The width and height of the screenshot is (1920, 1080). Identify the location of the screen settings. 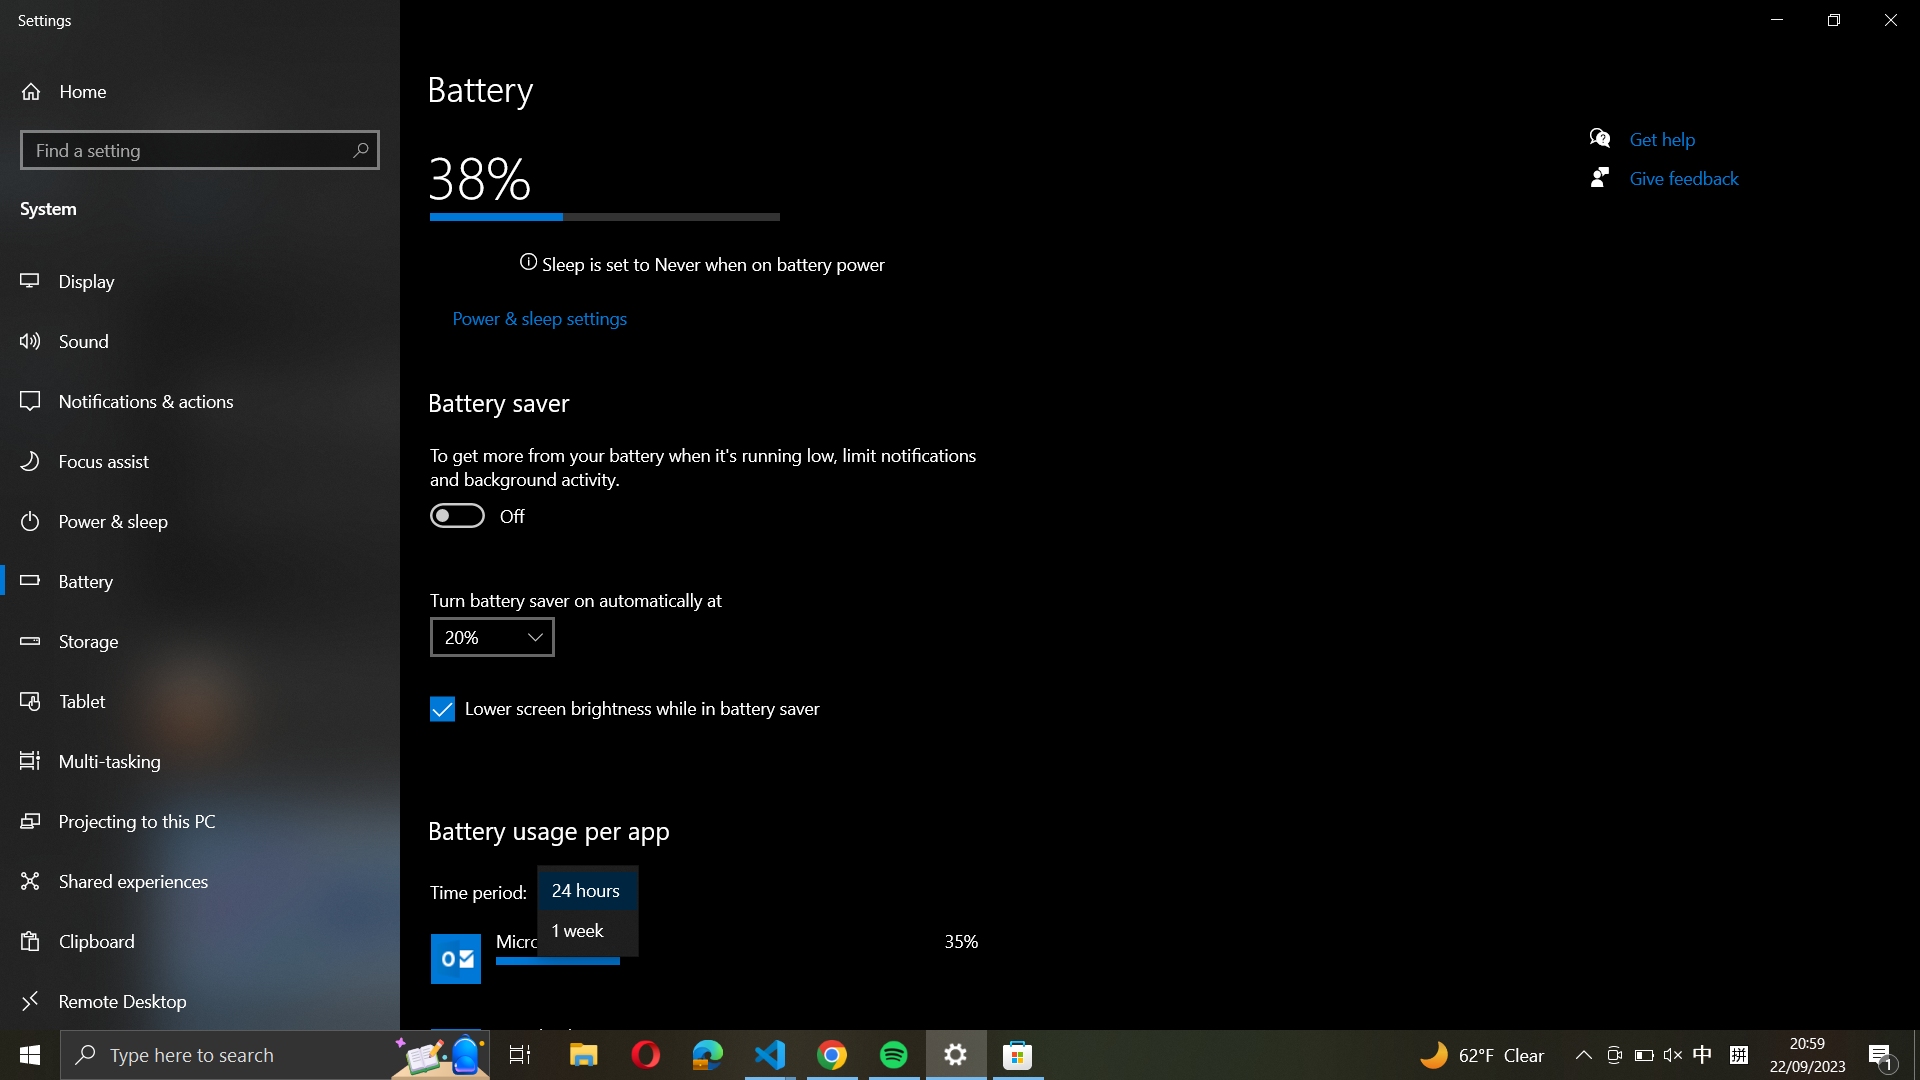
(202, 280).